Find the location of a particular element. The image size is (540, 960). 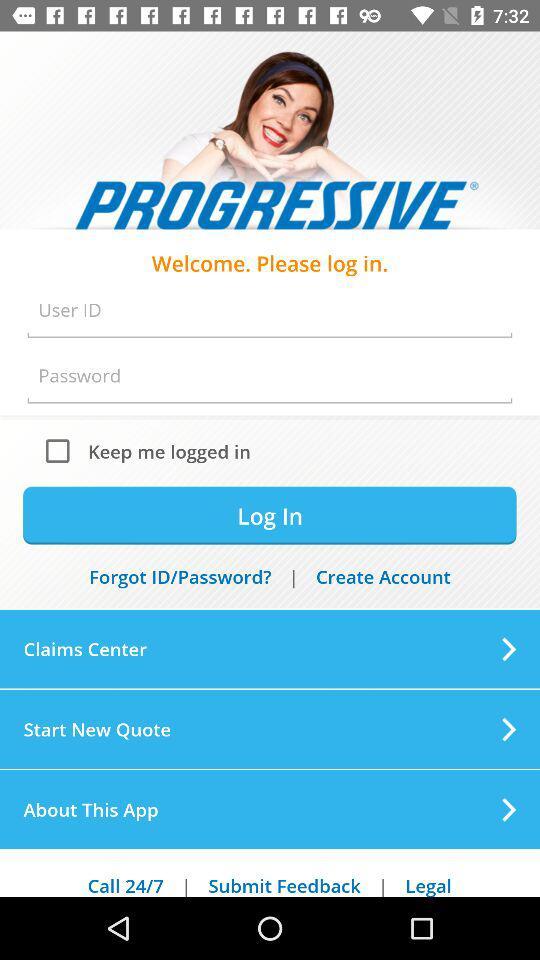

user id is located at coordinates (270, 310).